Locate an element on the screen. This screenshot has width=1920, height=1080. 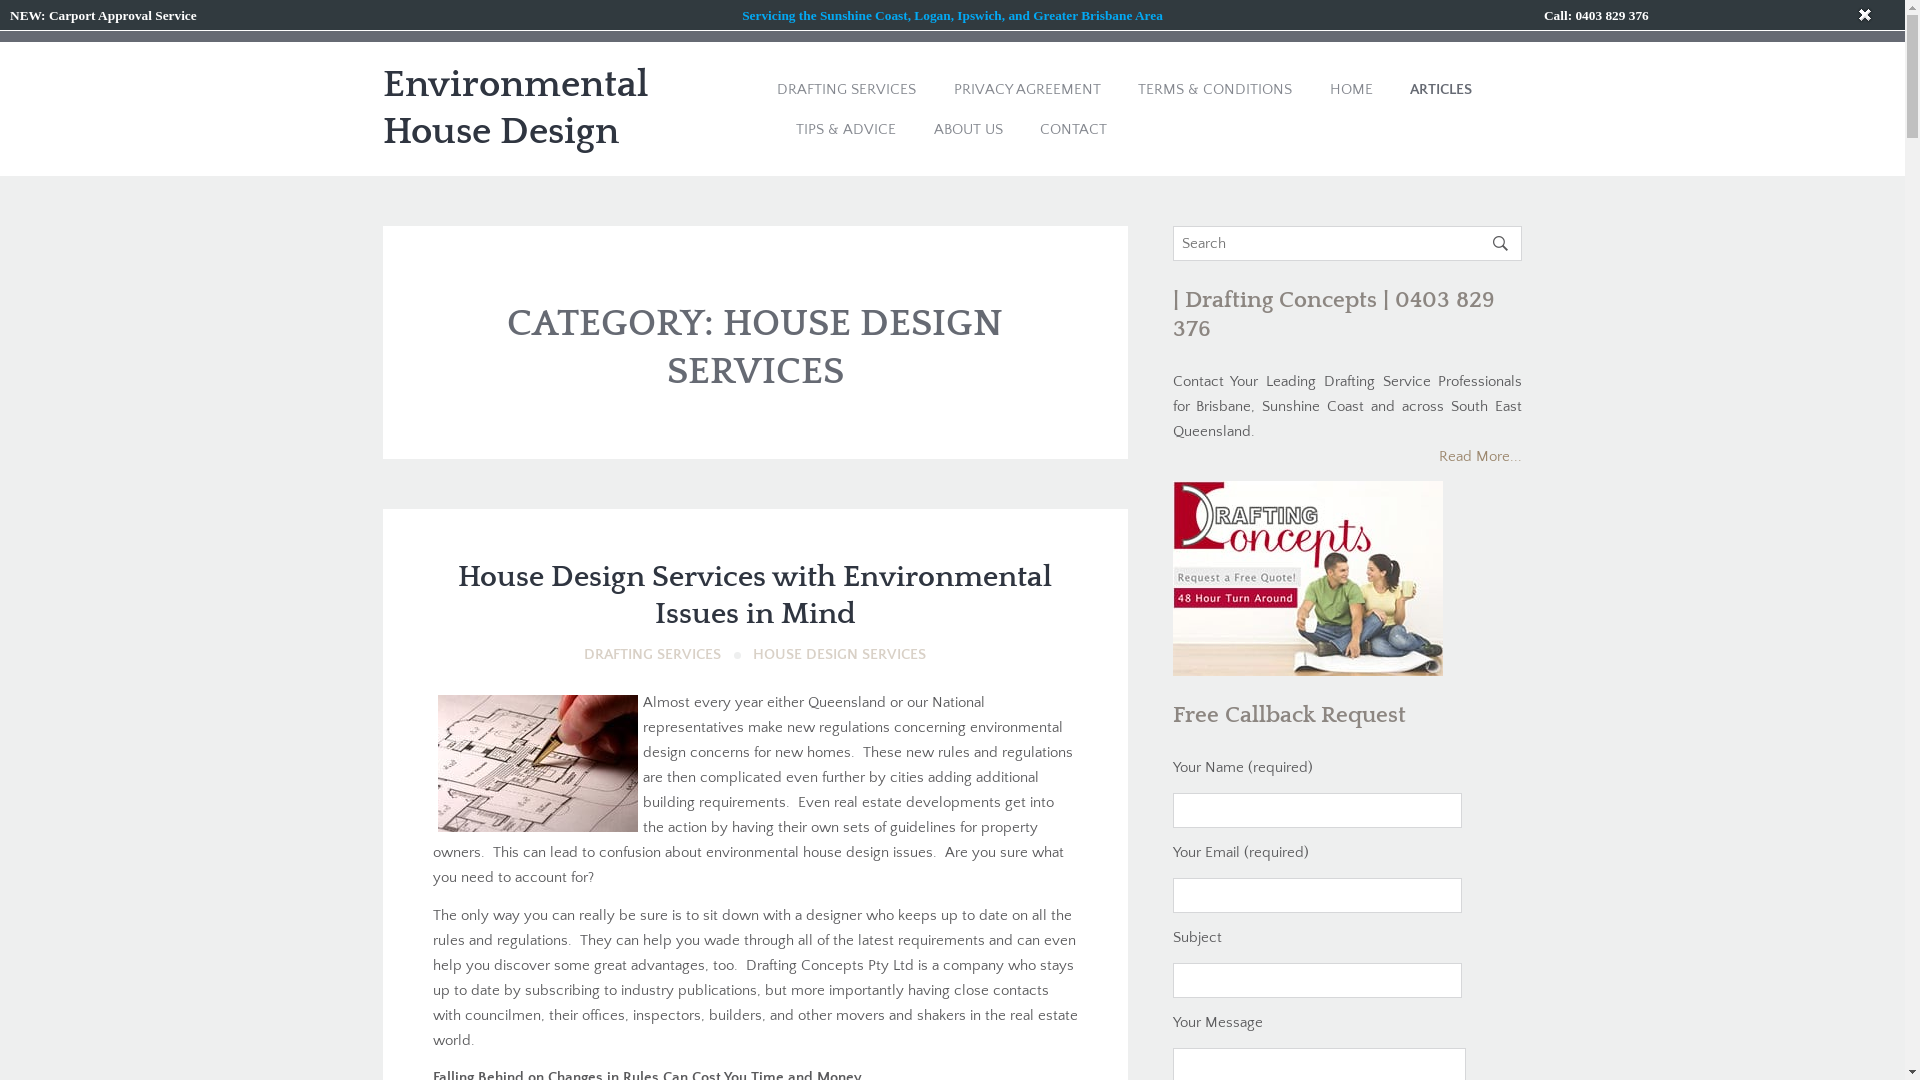
'Call: 0403 829 376' is located at coordinates (1595, 15).